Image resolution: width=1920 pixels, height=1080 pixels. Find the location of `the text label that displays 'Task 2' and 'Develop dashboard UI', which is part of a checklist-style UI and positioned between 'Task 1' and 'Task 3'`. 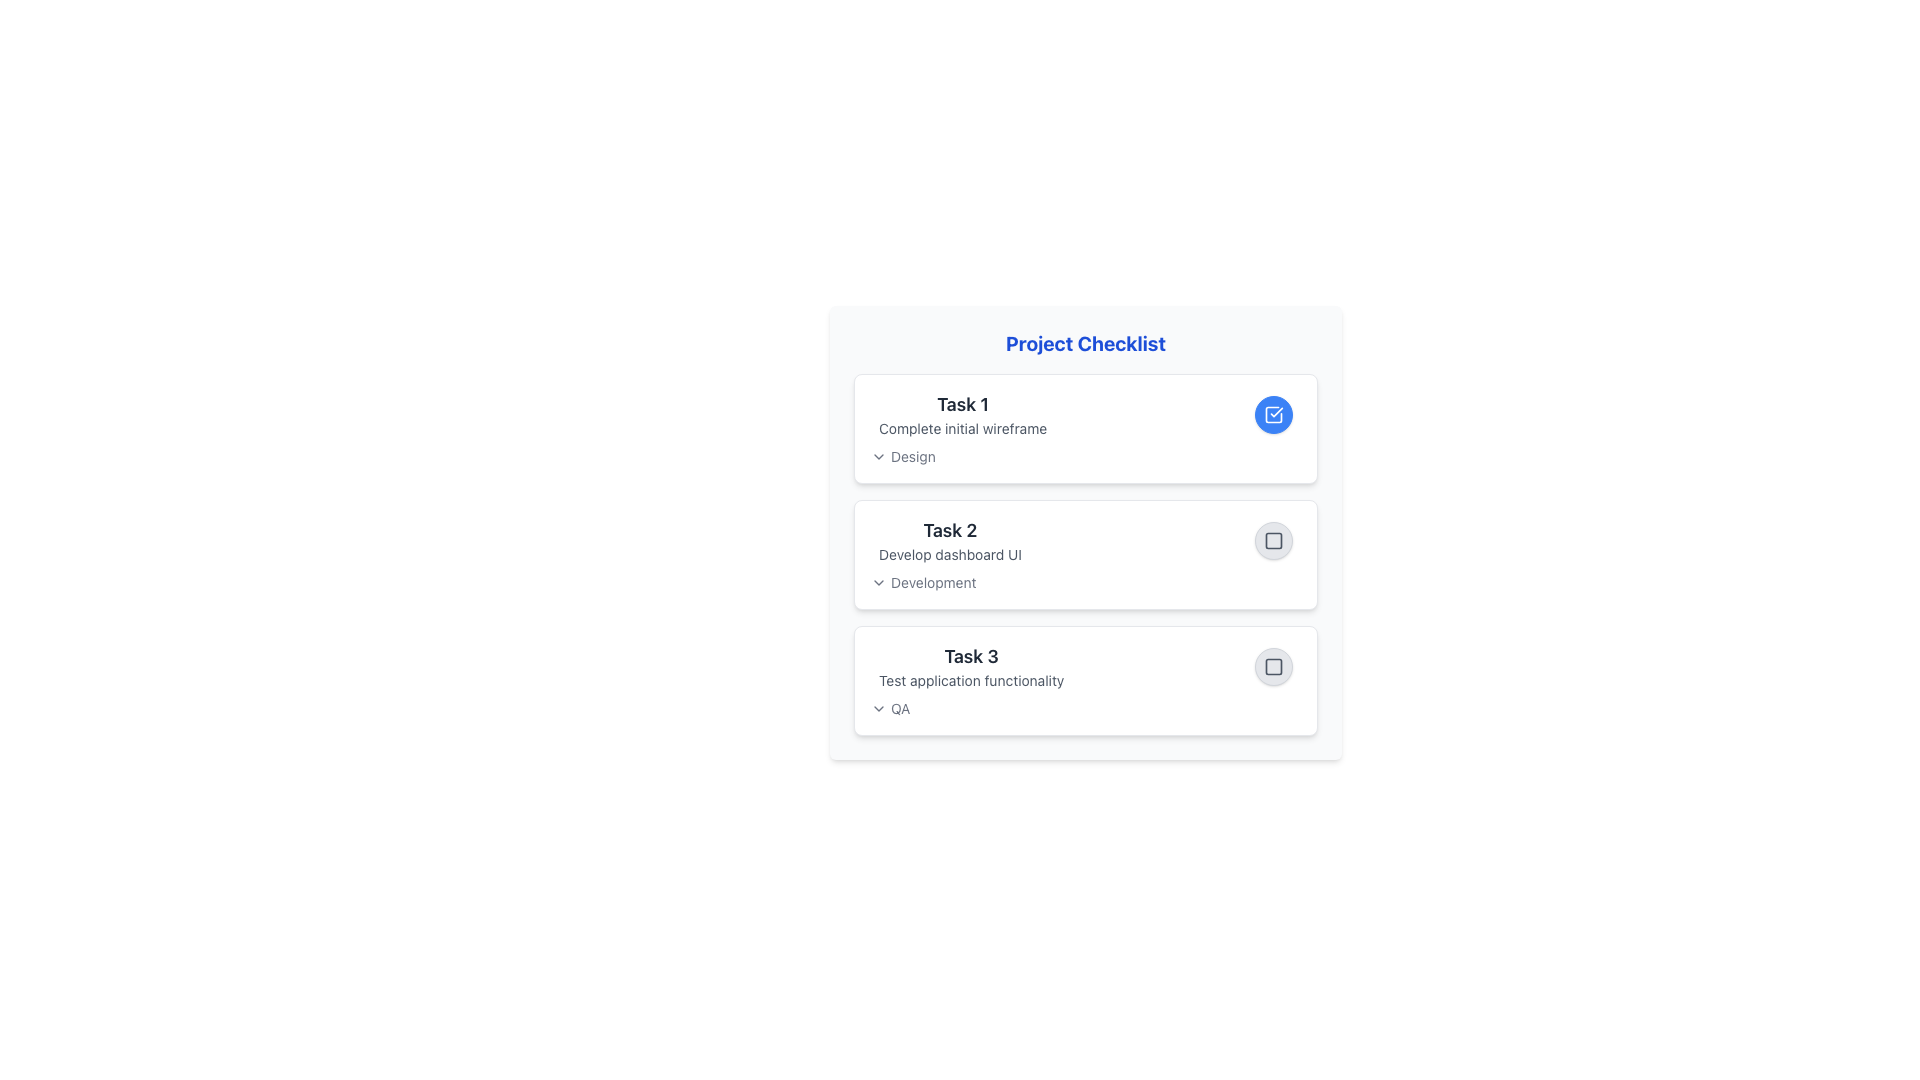

the text label that displays 'Task 2' and 'Develop dashboard UI', which is part of a checklist-style UI and positioned between 'Task 1' and 'Task 3' is located at coordinates (949, 540).